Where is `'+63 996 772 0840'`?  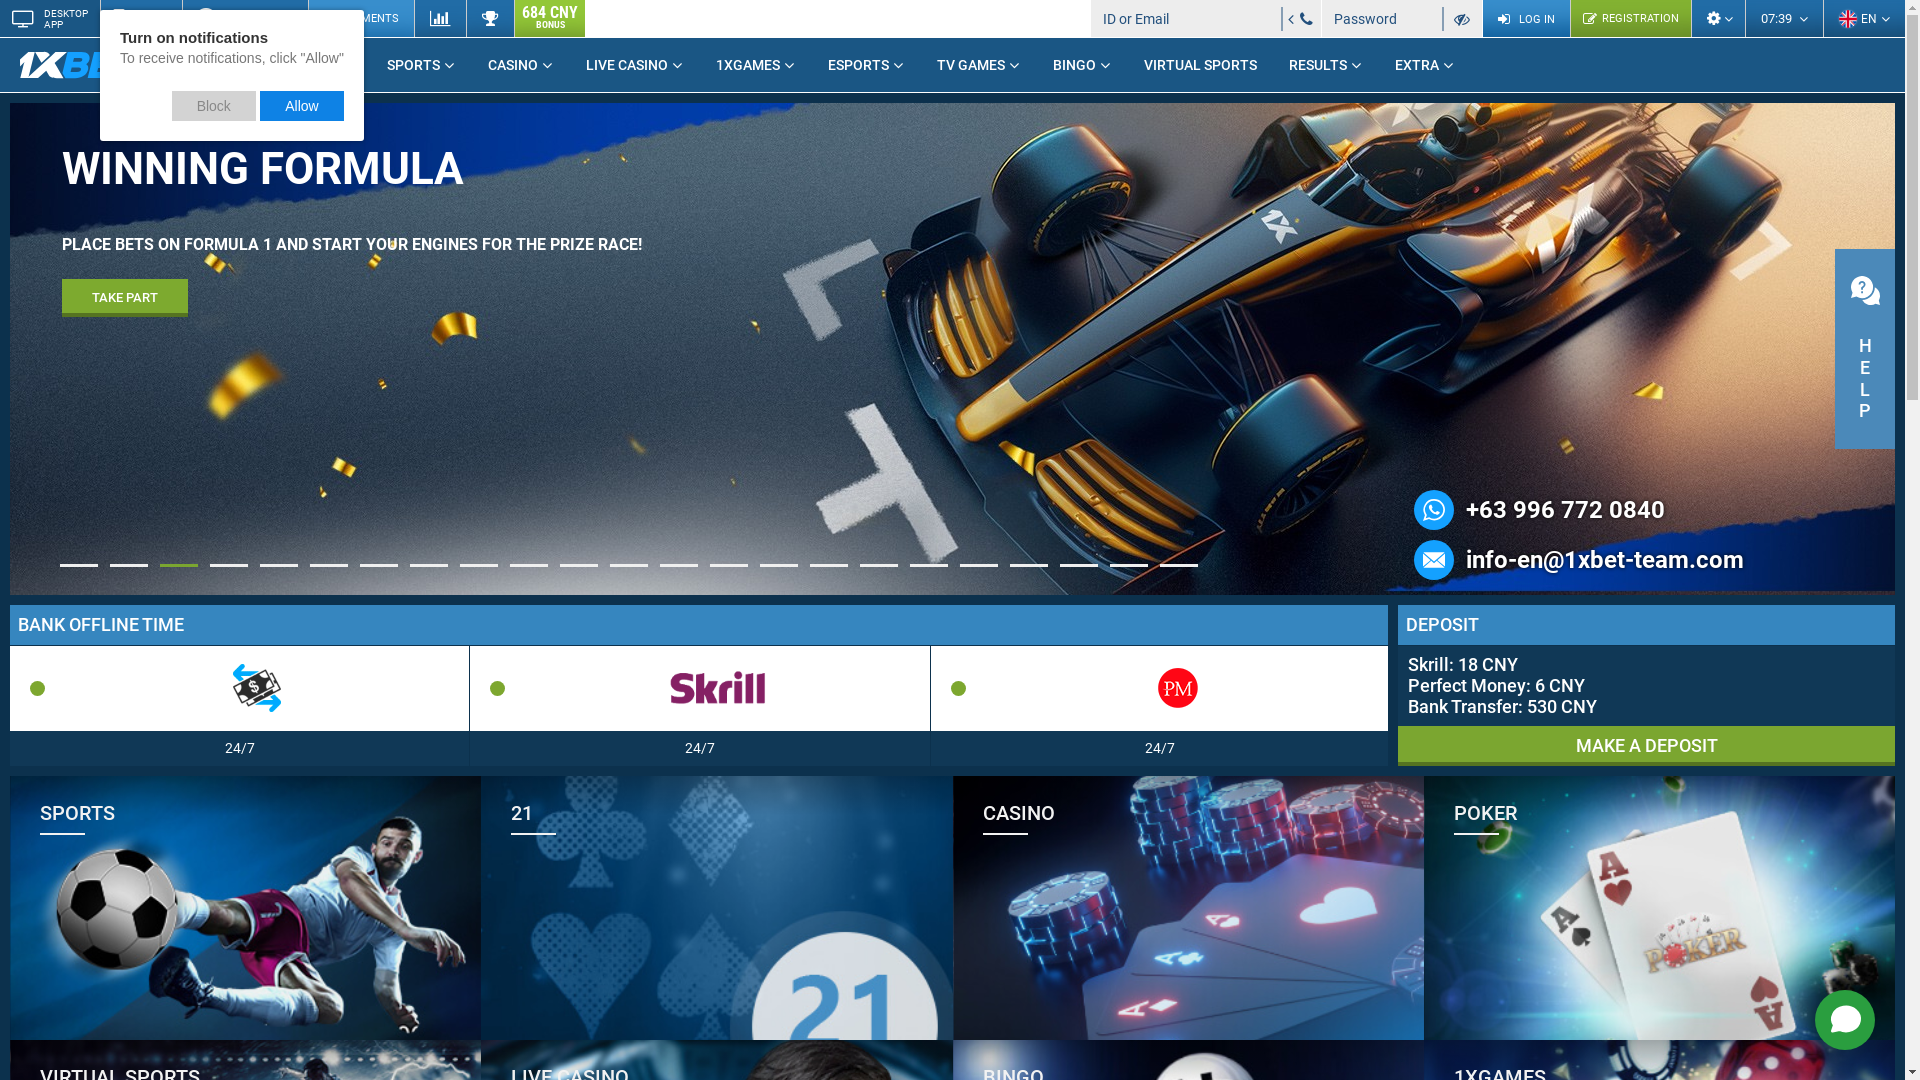 '+63 996 772 0840' is located at coordinates (1564, 508).